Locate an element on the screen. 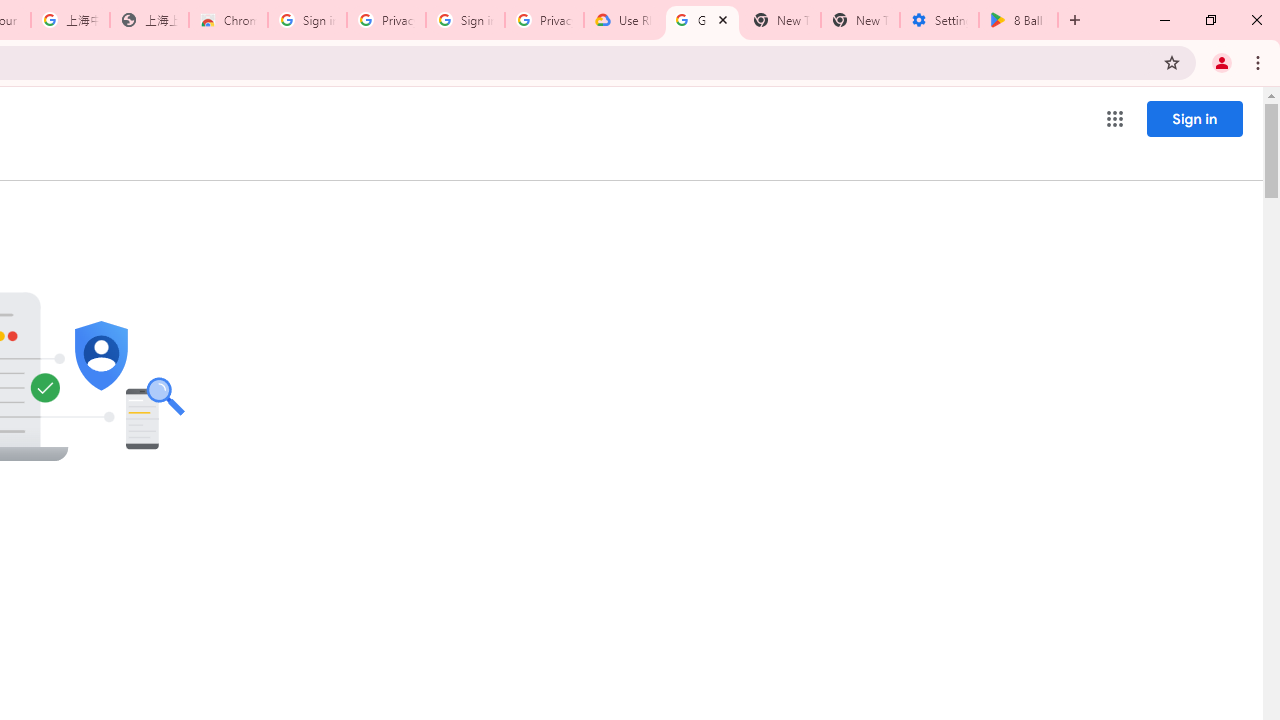  '8 Ball Pool - Apps on Google Play' is located at coordinates (1018, 20).